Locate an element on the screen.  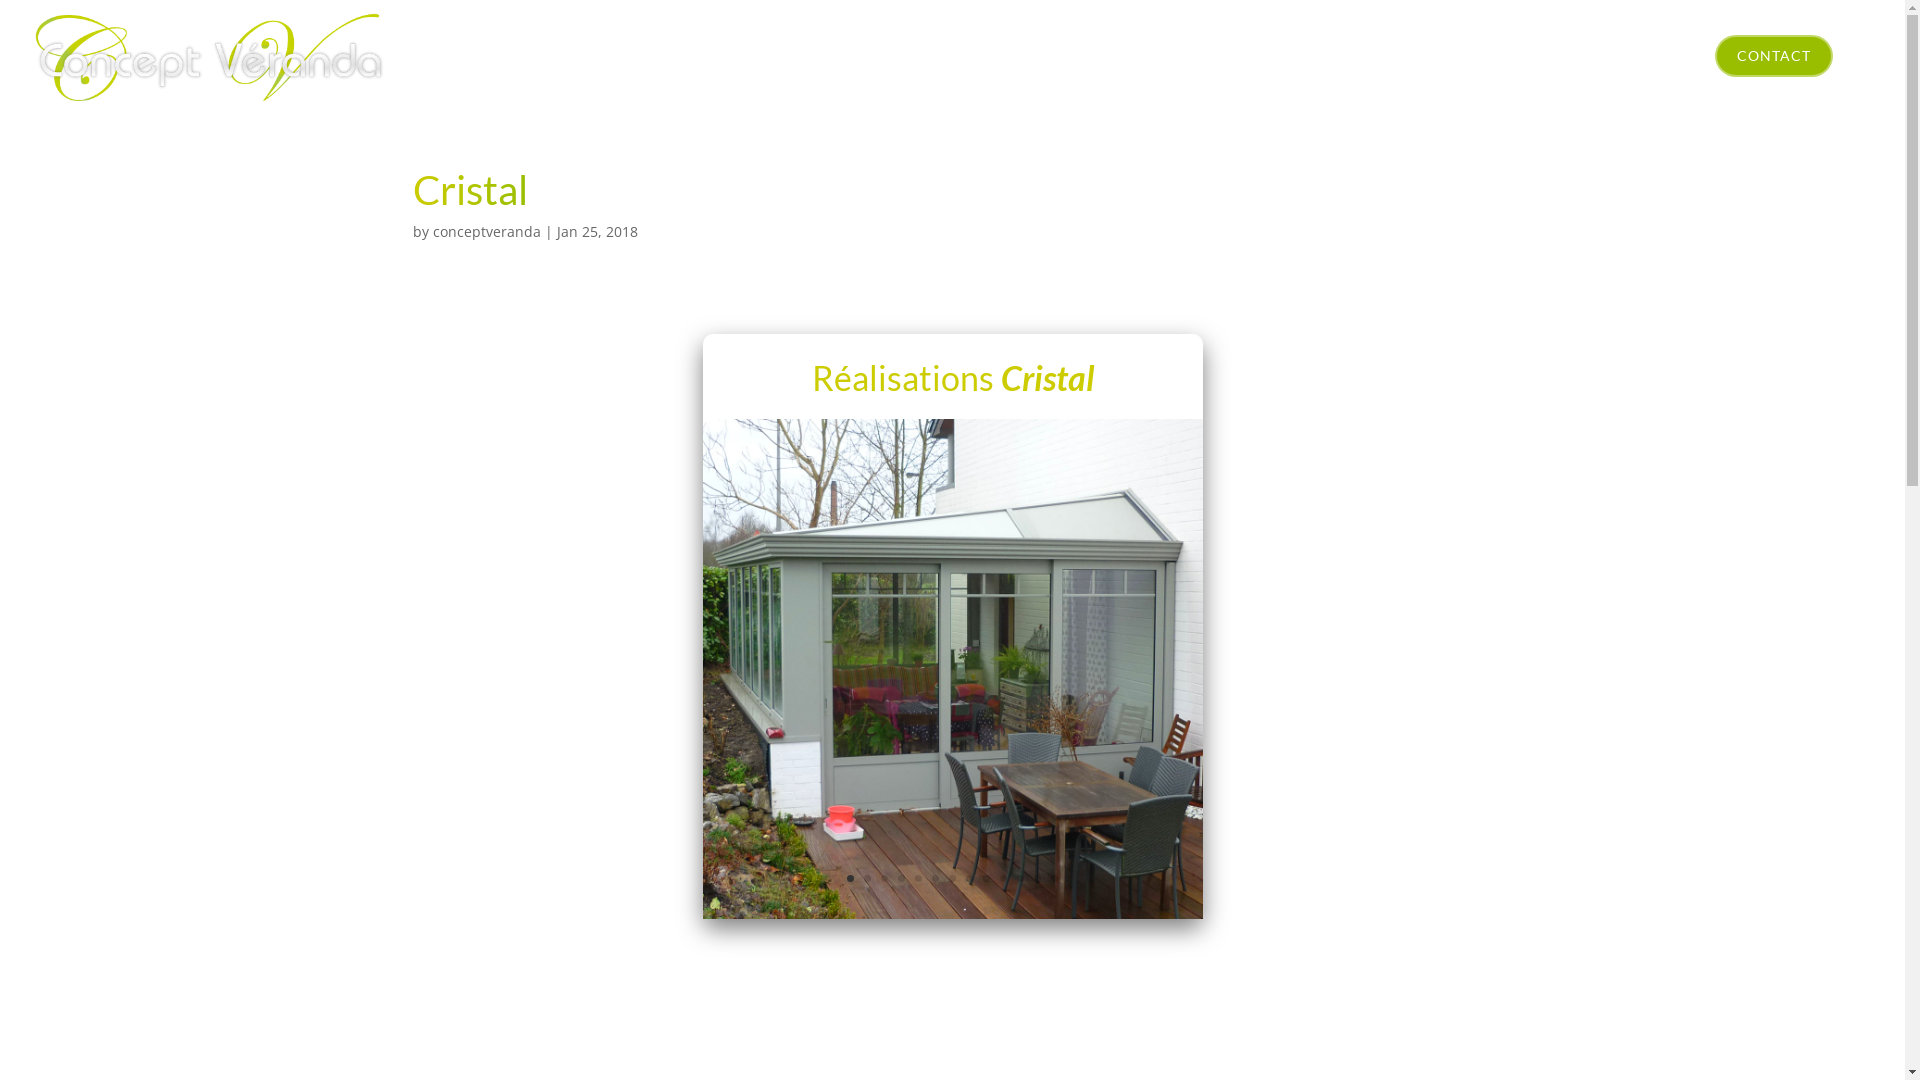
'CONTACT' is located at coordinates (1774, 55).